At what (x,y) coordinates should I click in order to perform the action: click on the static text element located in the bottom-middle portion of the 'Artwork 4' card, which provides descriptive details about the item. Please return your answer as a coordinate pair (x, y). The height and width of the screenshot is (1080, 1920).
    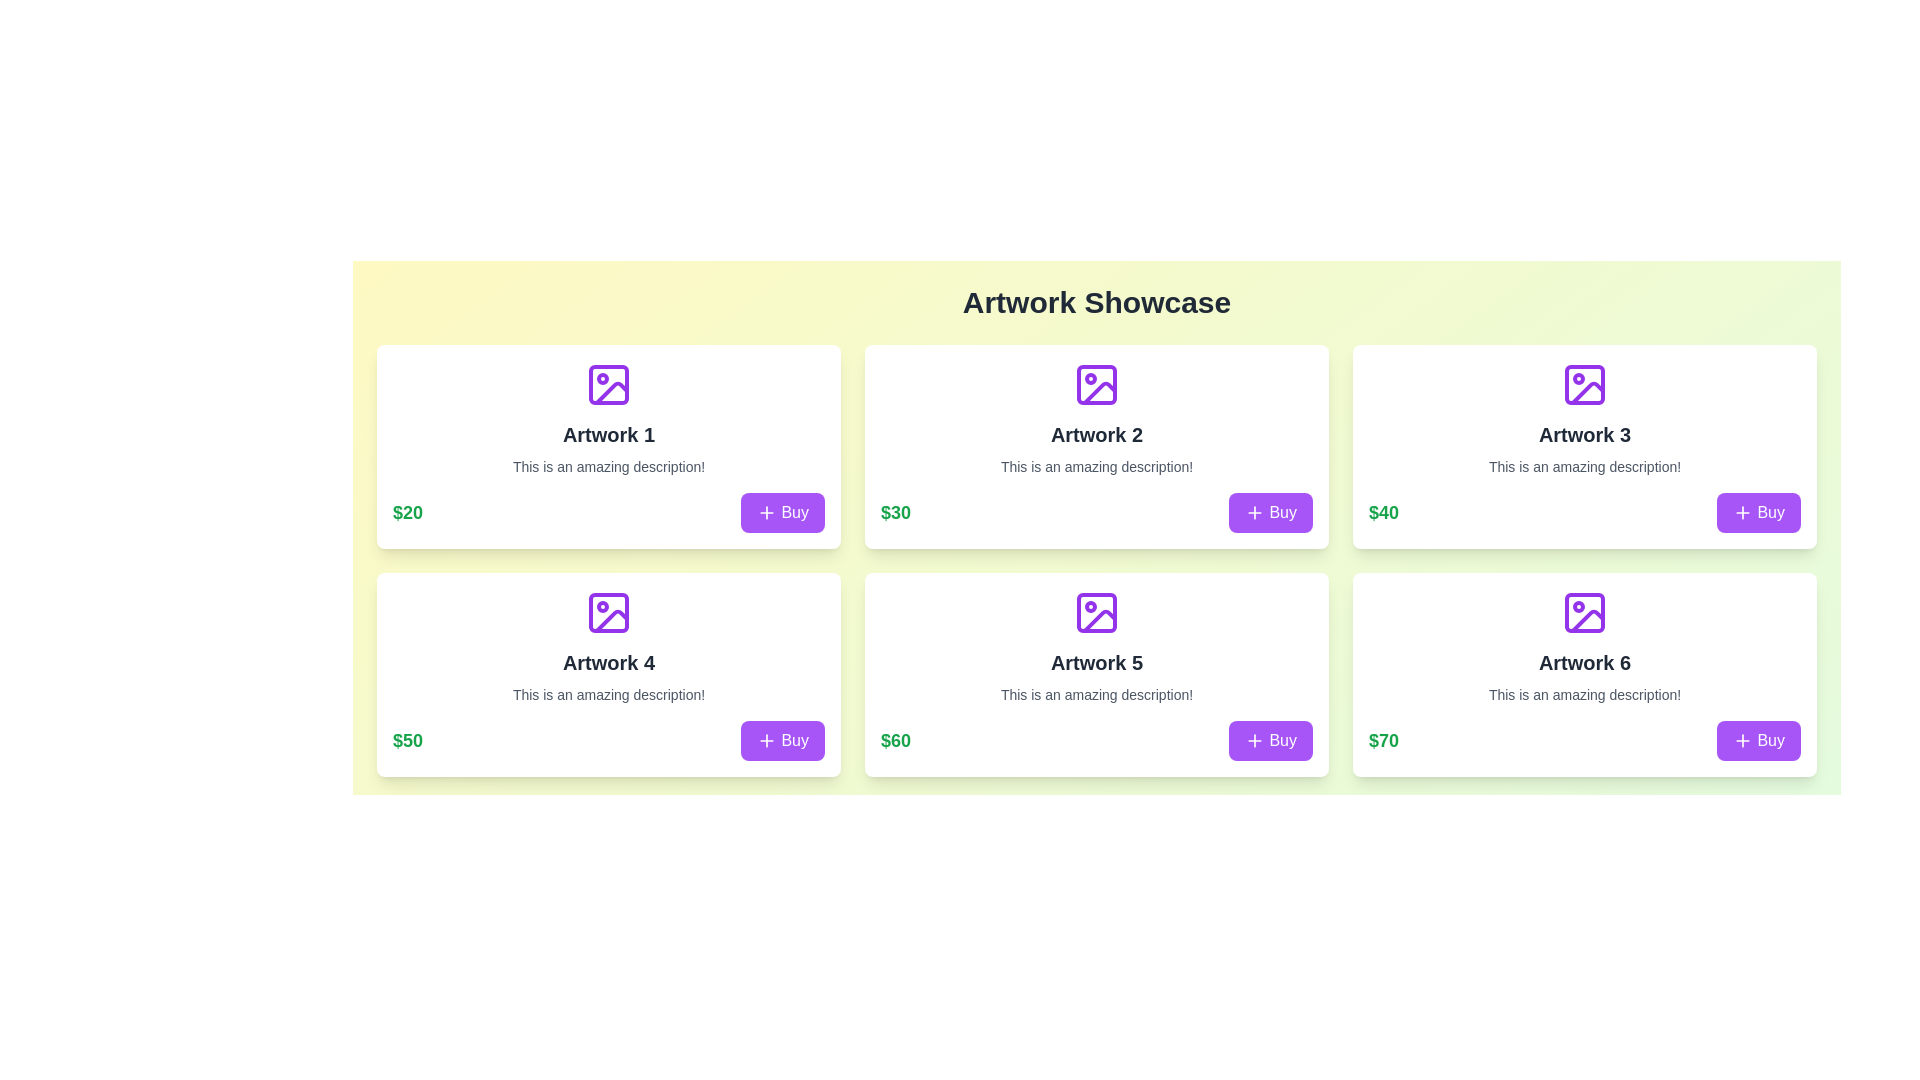
    Looking at the image, I should click on (608, 693).